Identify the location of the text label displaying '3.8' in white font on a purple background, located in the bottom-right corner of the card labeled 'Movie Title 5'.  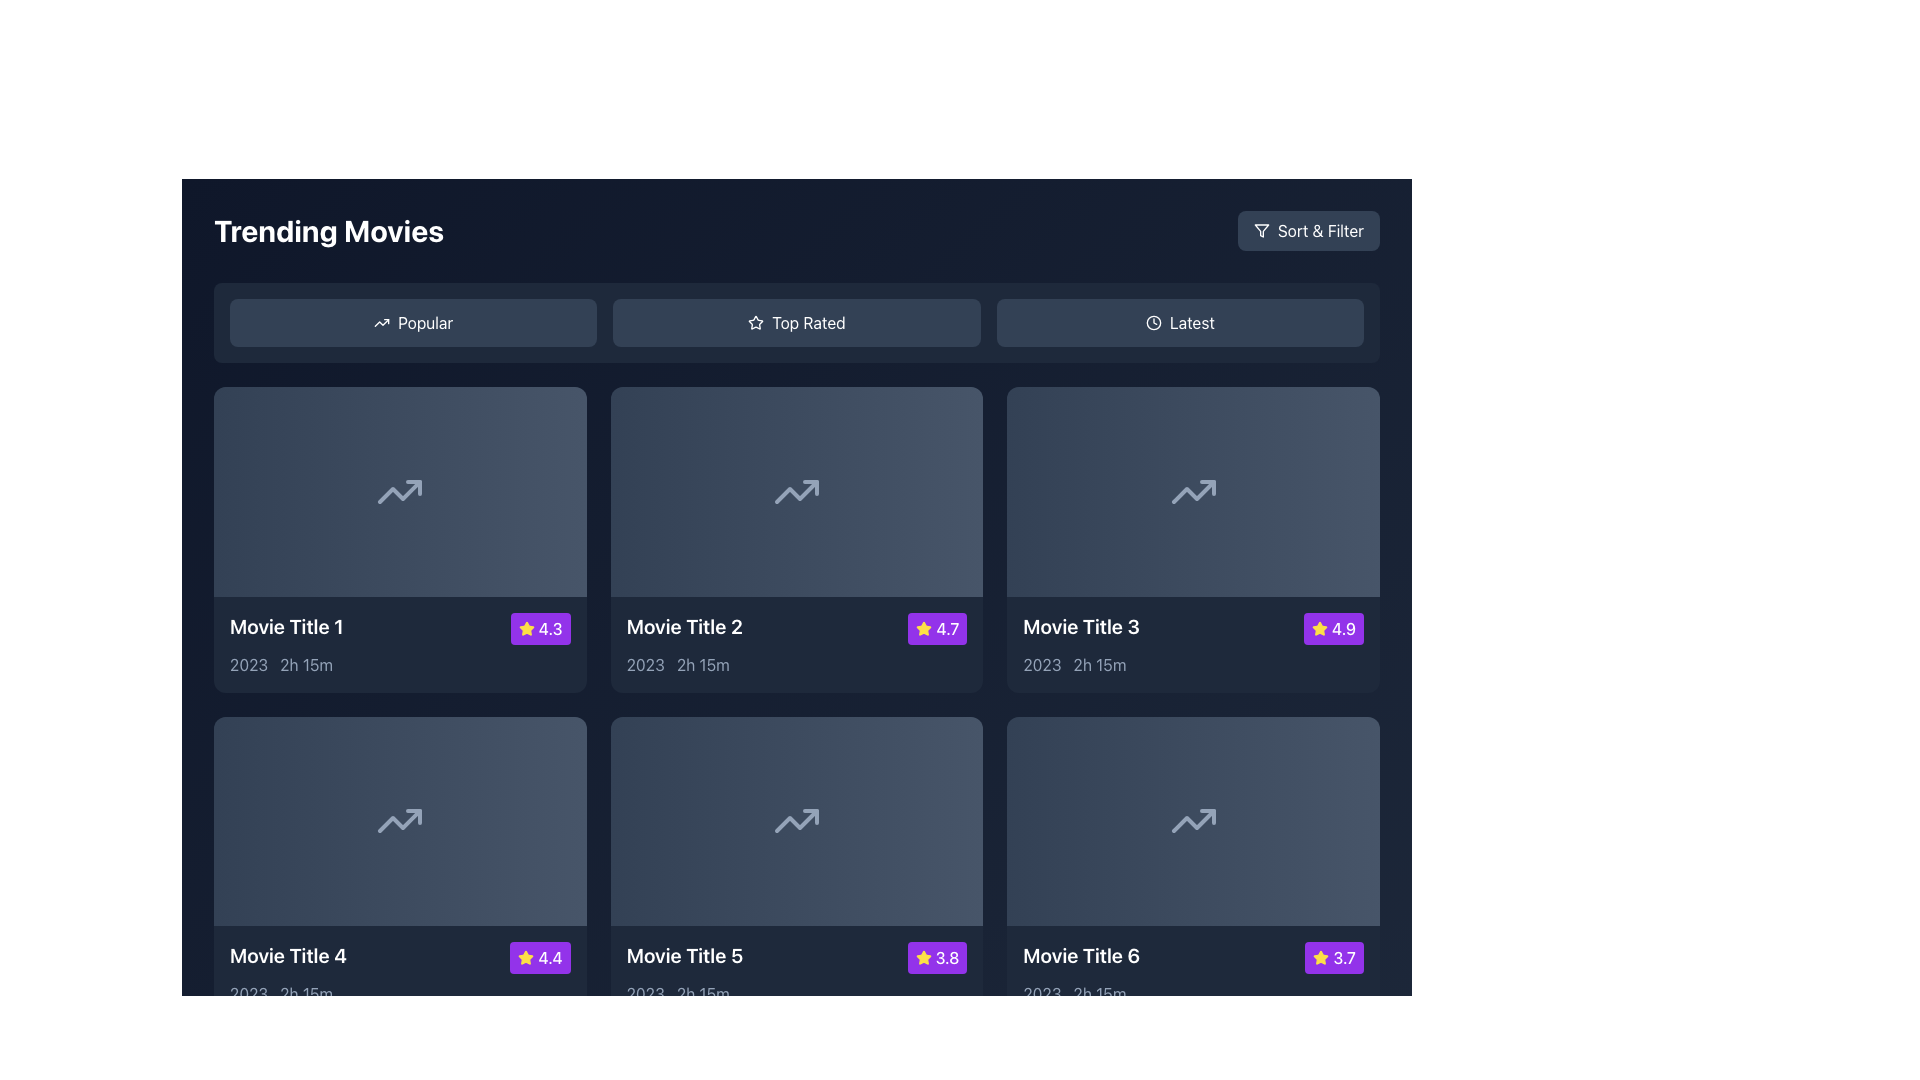
(946, 957).